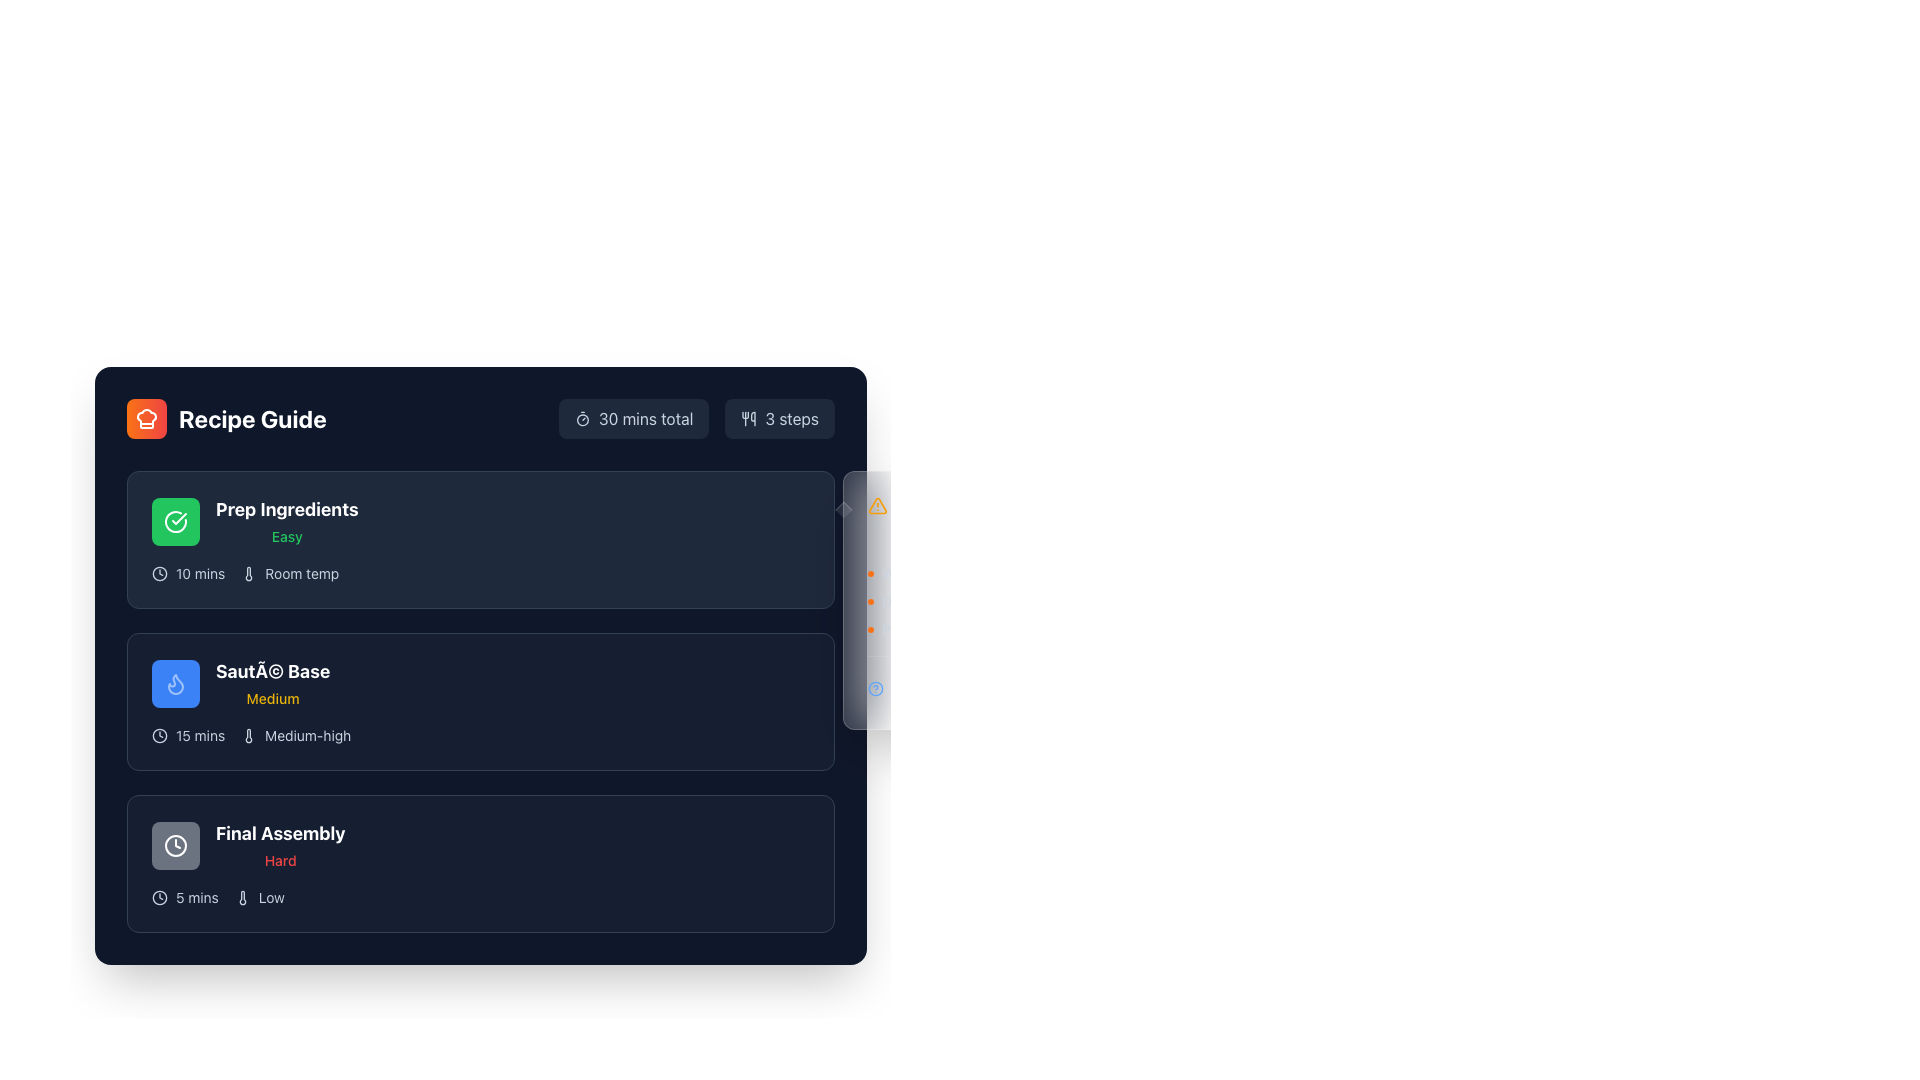  I want to click on the time indicator icon located to the far left of the '15 mins' text in the 'Sauté Base' section, so click(158, 736).